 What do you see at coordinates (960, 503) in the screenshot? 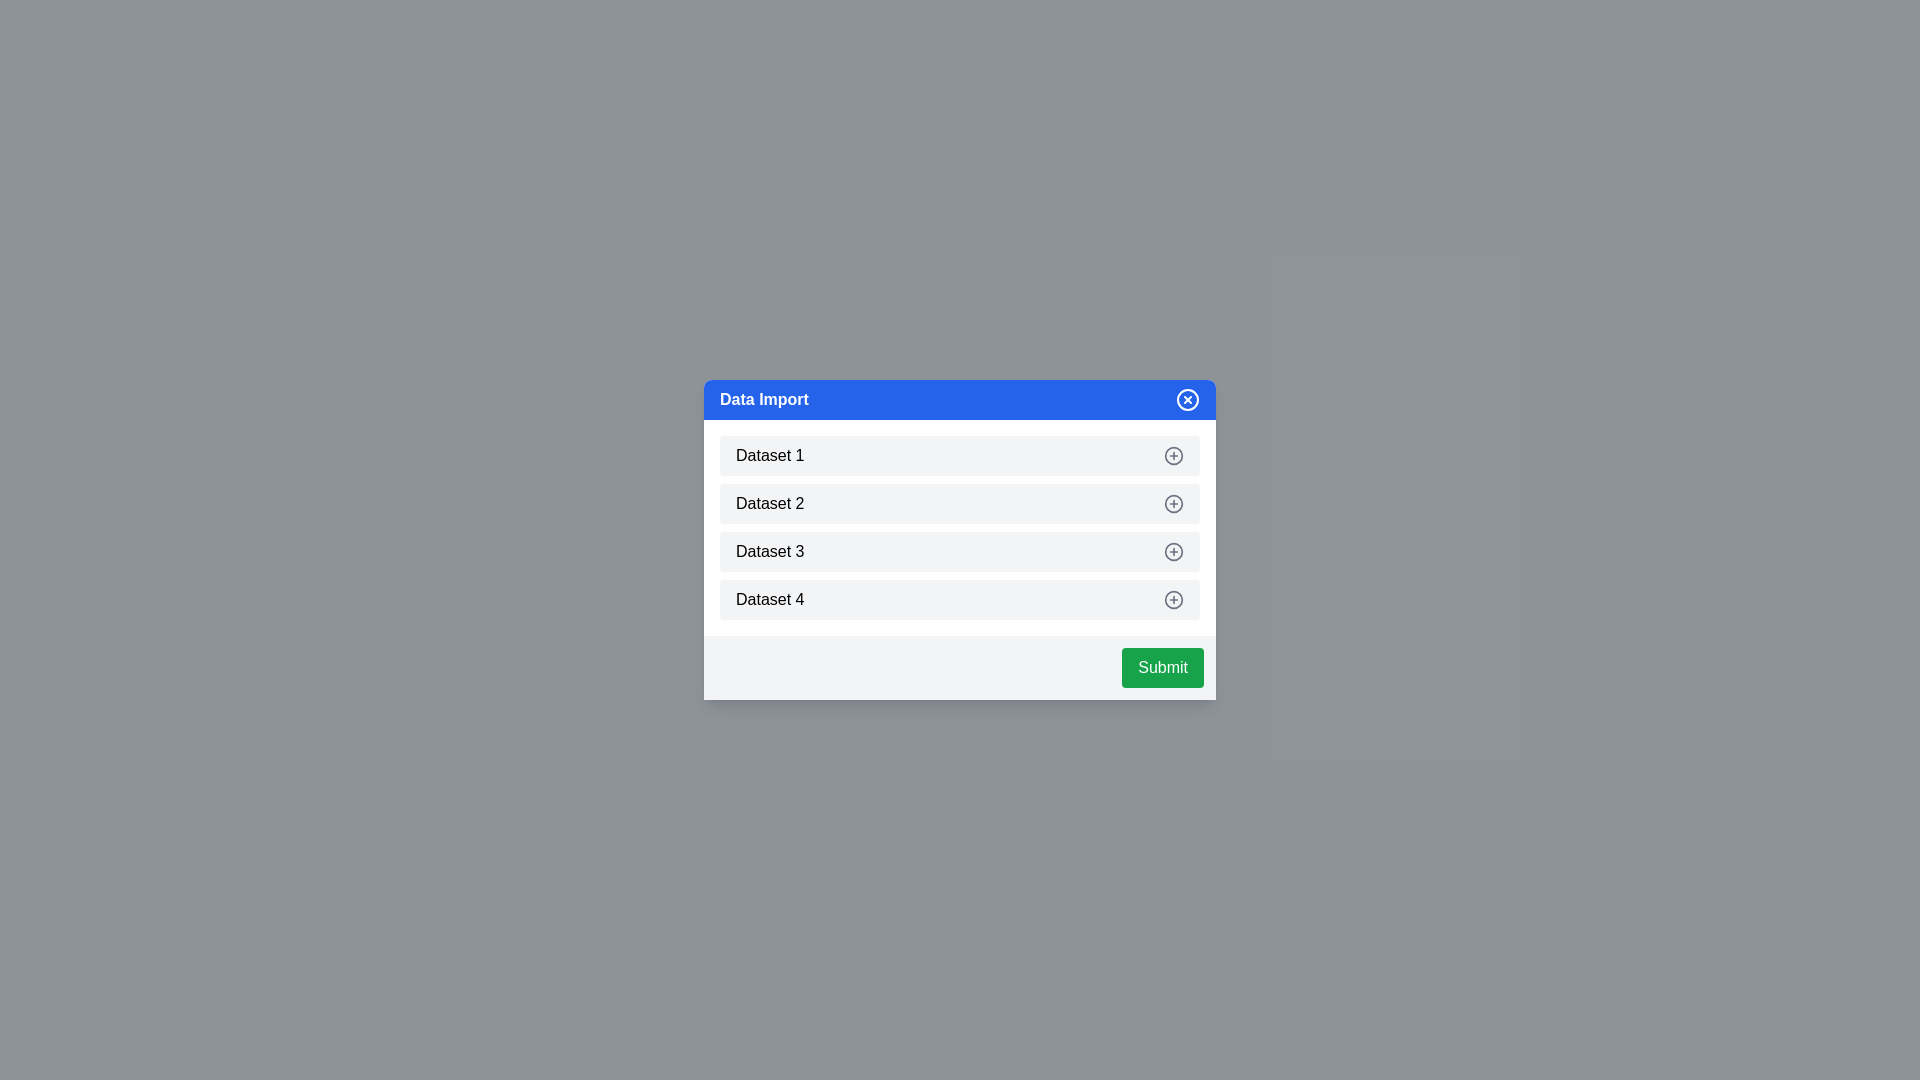
I see `the dataset item Dataset 2 to provide visual feedback` at bounding box center [960, 503].